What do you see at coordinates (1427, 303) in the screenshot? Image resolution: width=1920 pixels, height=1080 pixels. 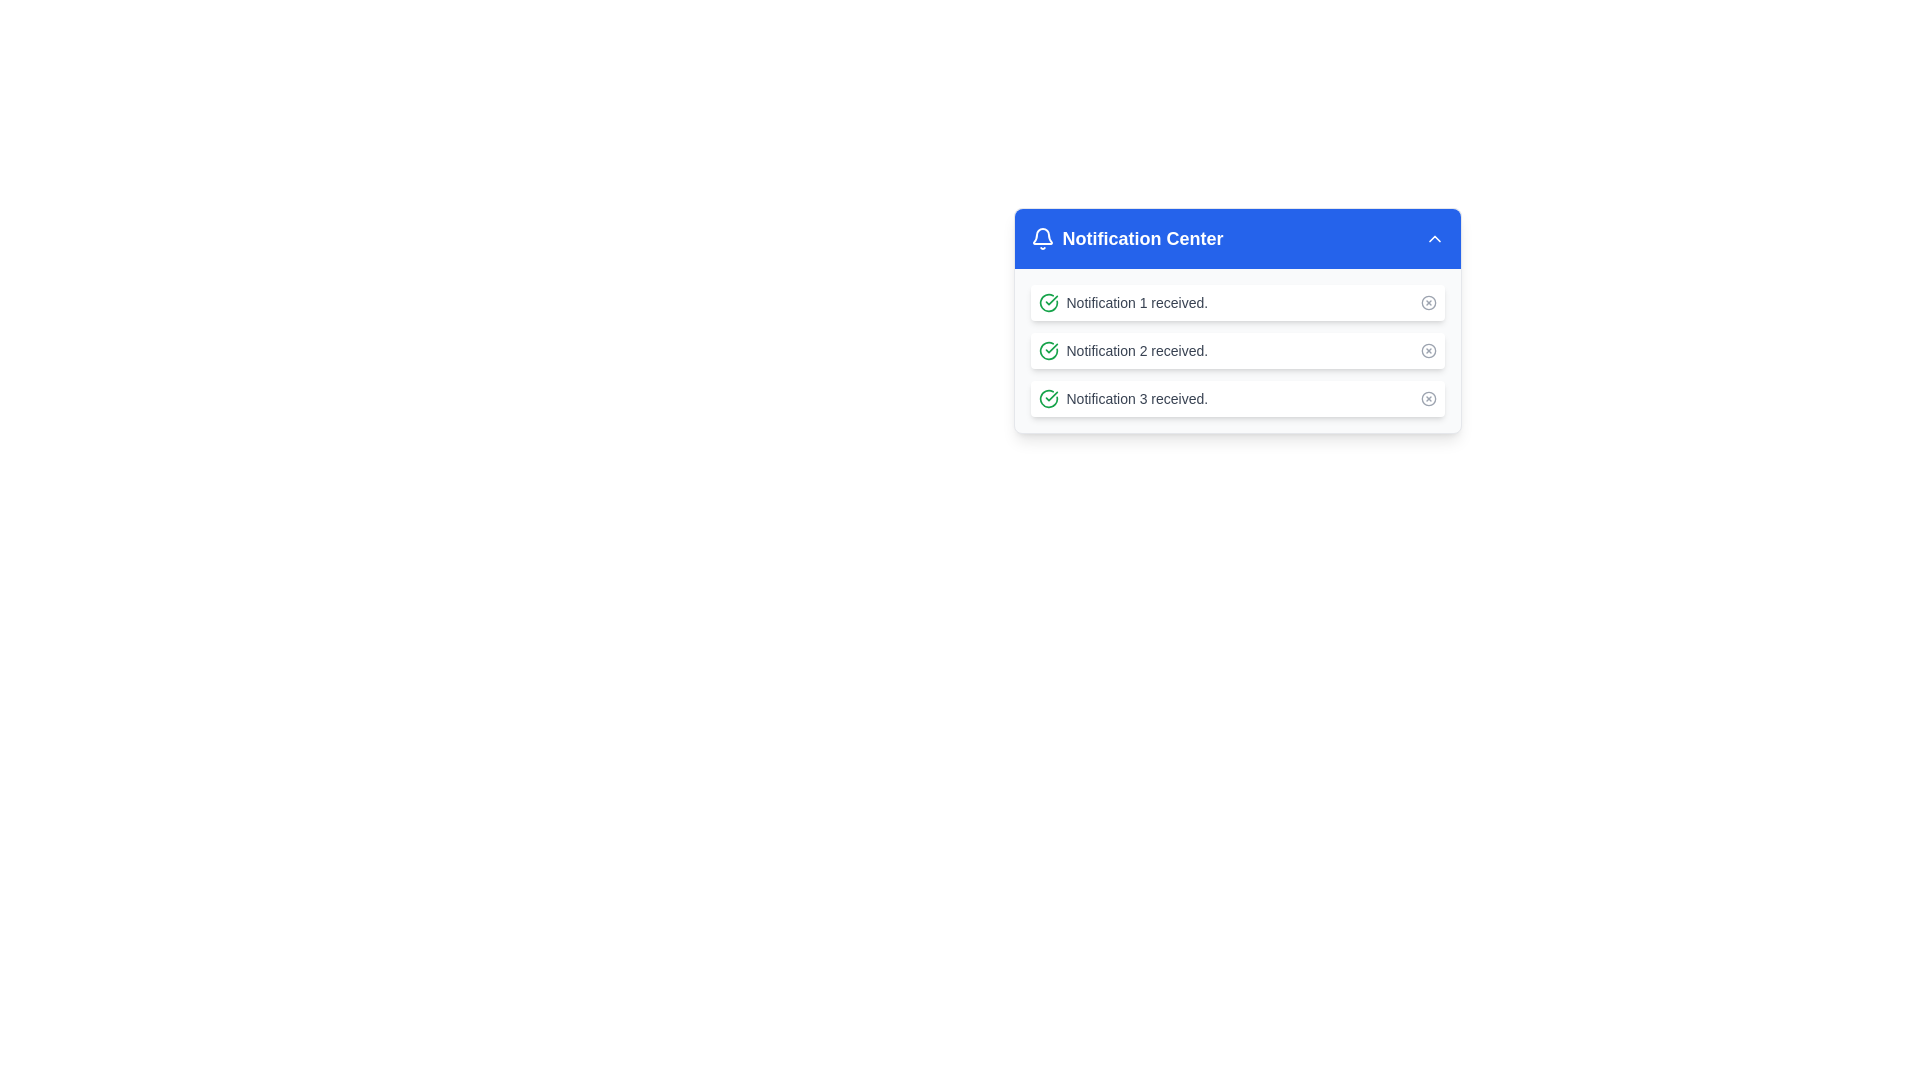 I see `the dismiss button located on the far right side of the 'Notification 1 received.' row` at bounding box center [1427, 303].